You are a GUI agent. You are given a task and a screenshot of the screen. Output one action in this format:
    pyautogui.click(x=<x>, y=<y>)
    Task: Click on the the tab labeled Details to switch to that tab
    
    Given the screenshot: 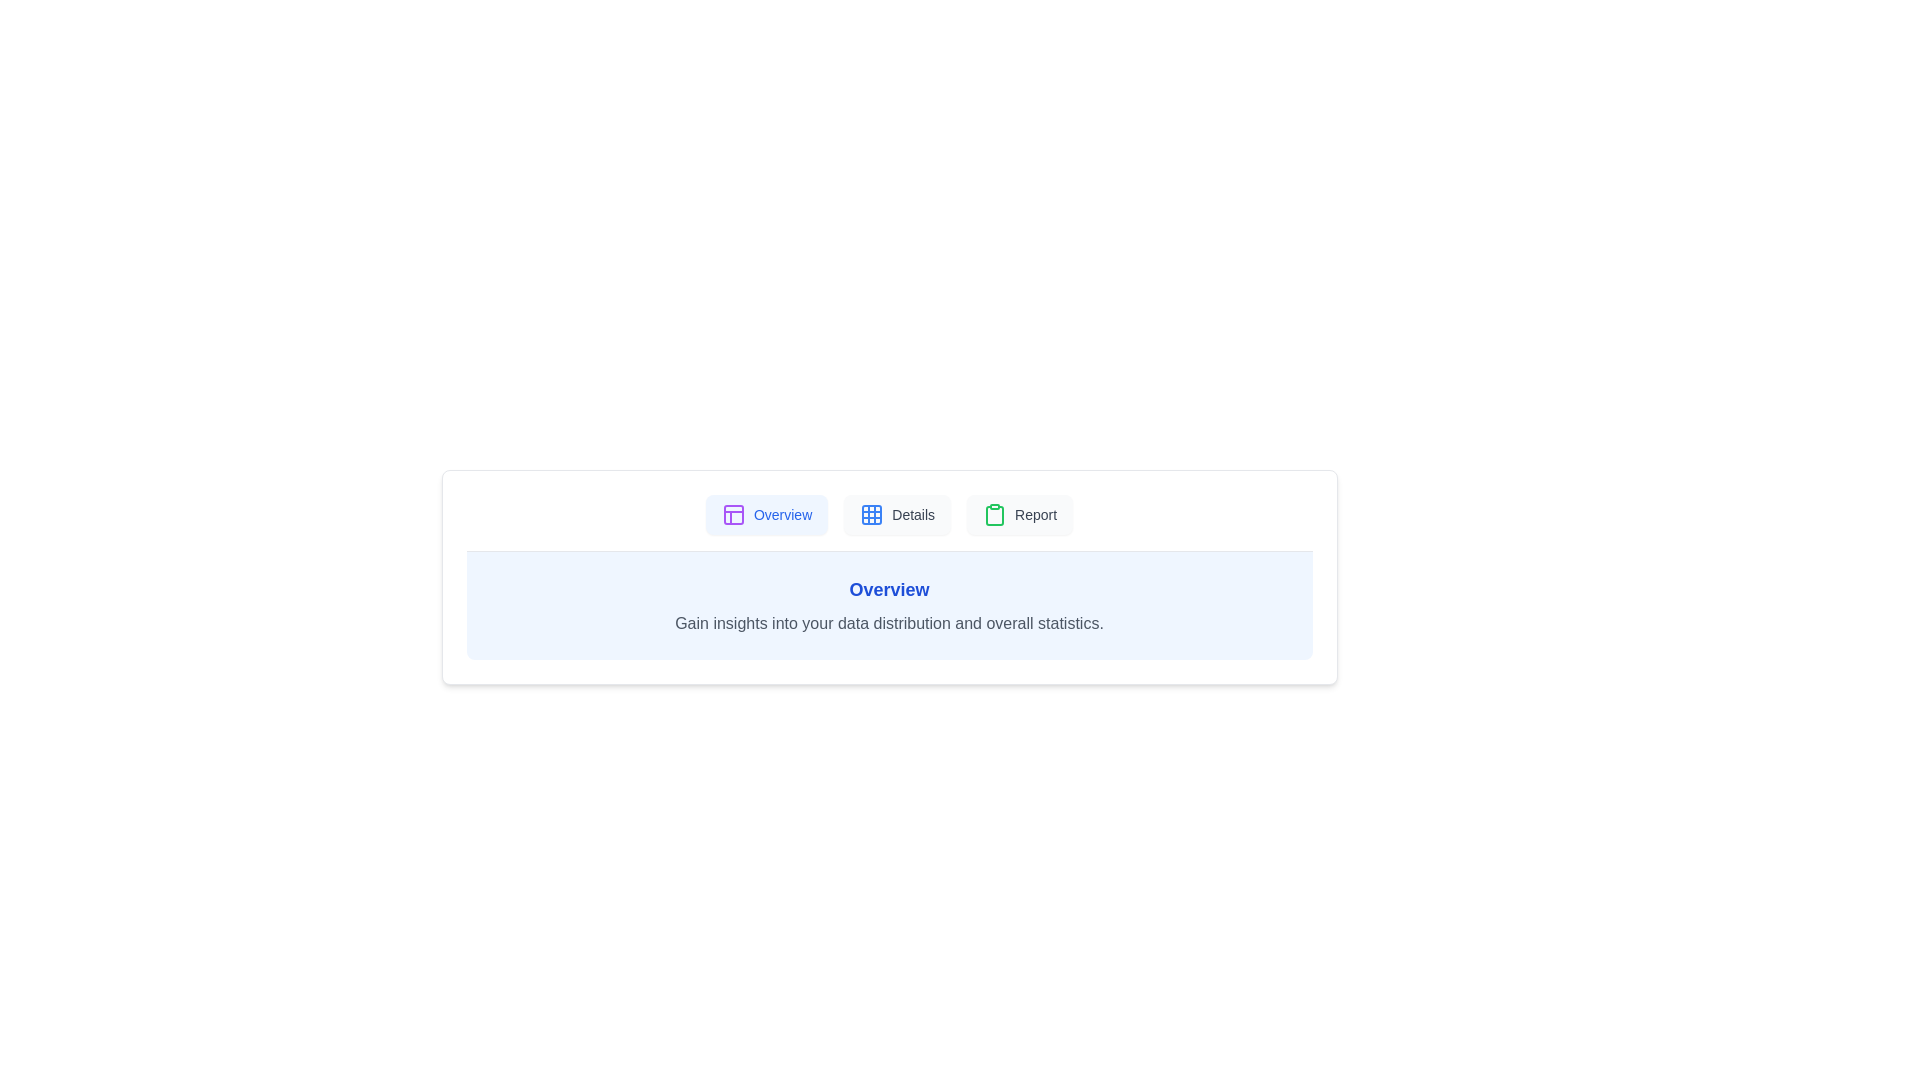 What is the action you would take?
    pyautogui.click(x=896, y=514)
    